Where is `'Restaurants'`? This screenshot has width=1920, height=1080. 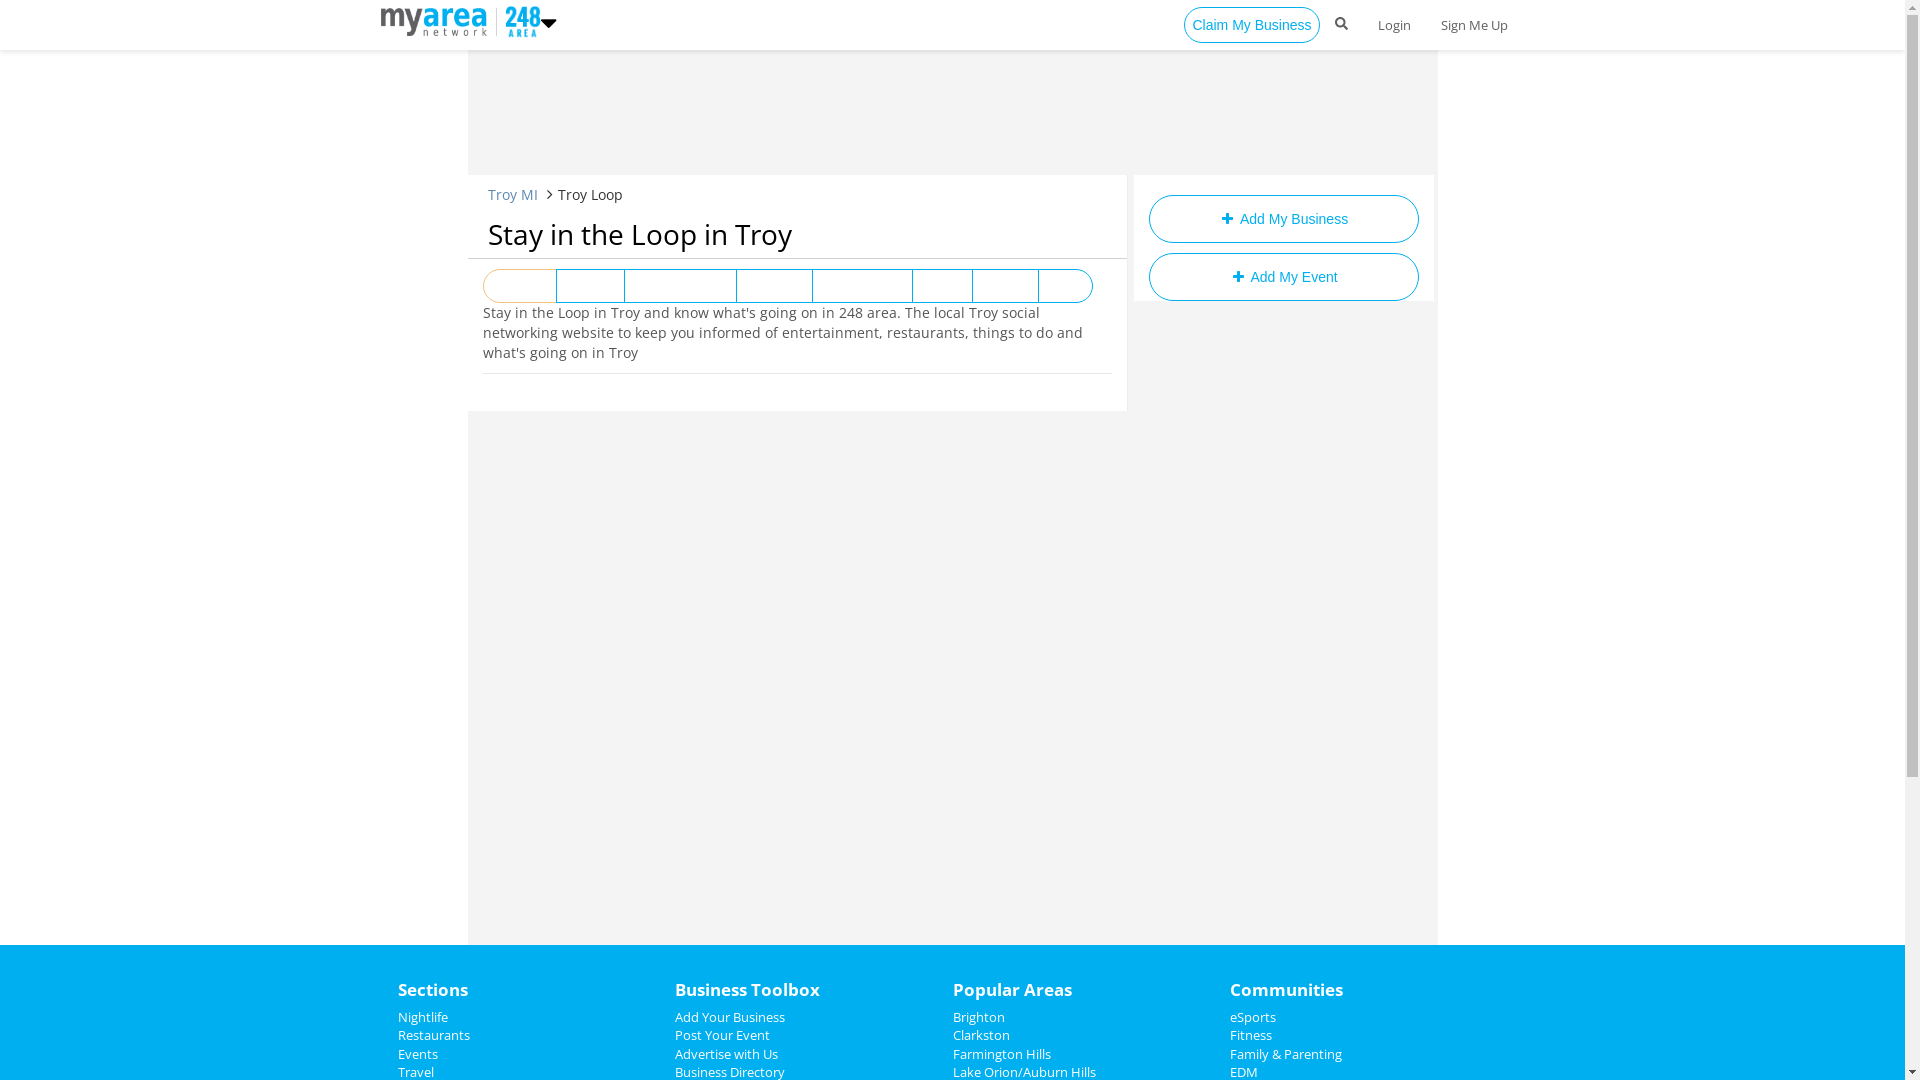
'Restaurants' is located at coordinates (432, 1034).